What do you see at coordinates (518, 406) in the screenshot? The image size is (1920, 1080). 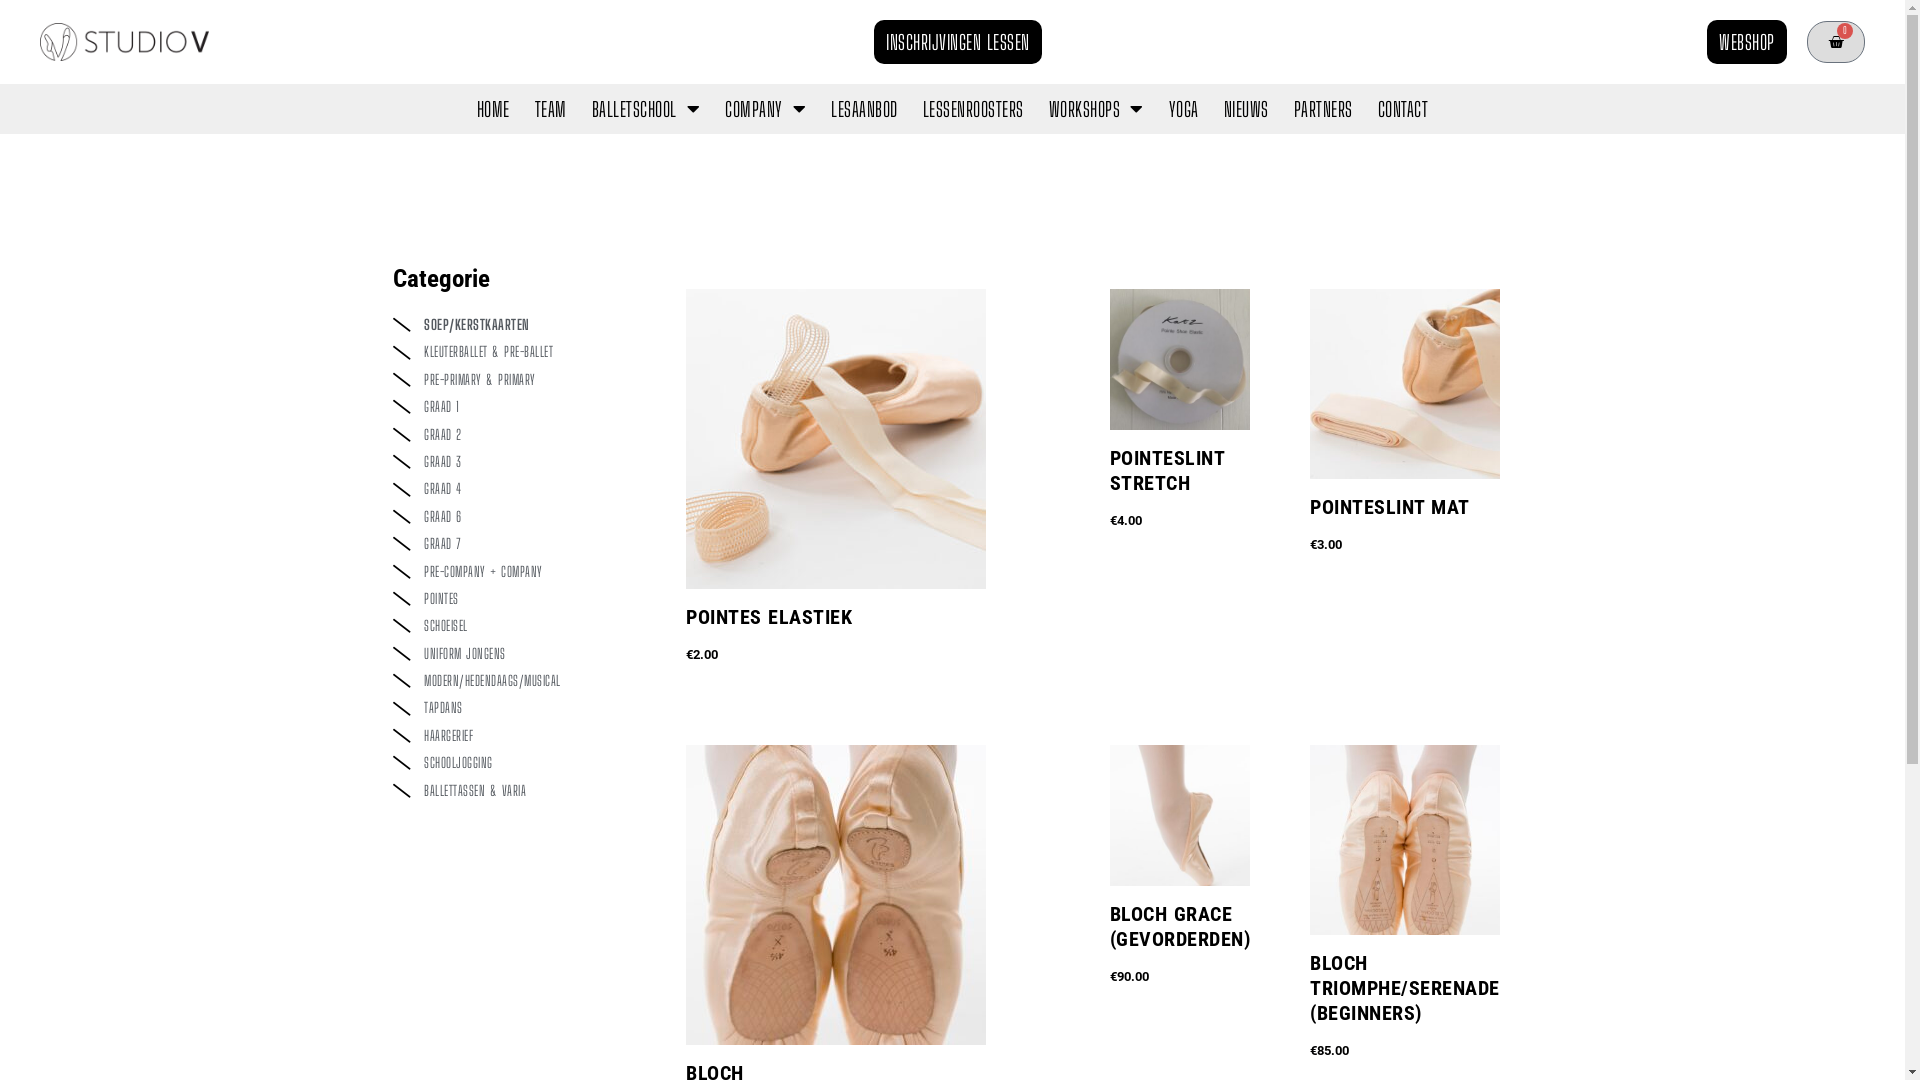 I see `'GRAAD 1'` at bounding box center [518, 406].